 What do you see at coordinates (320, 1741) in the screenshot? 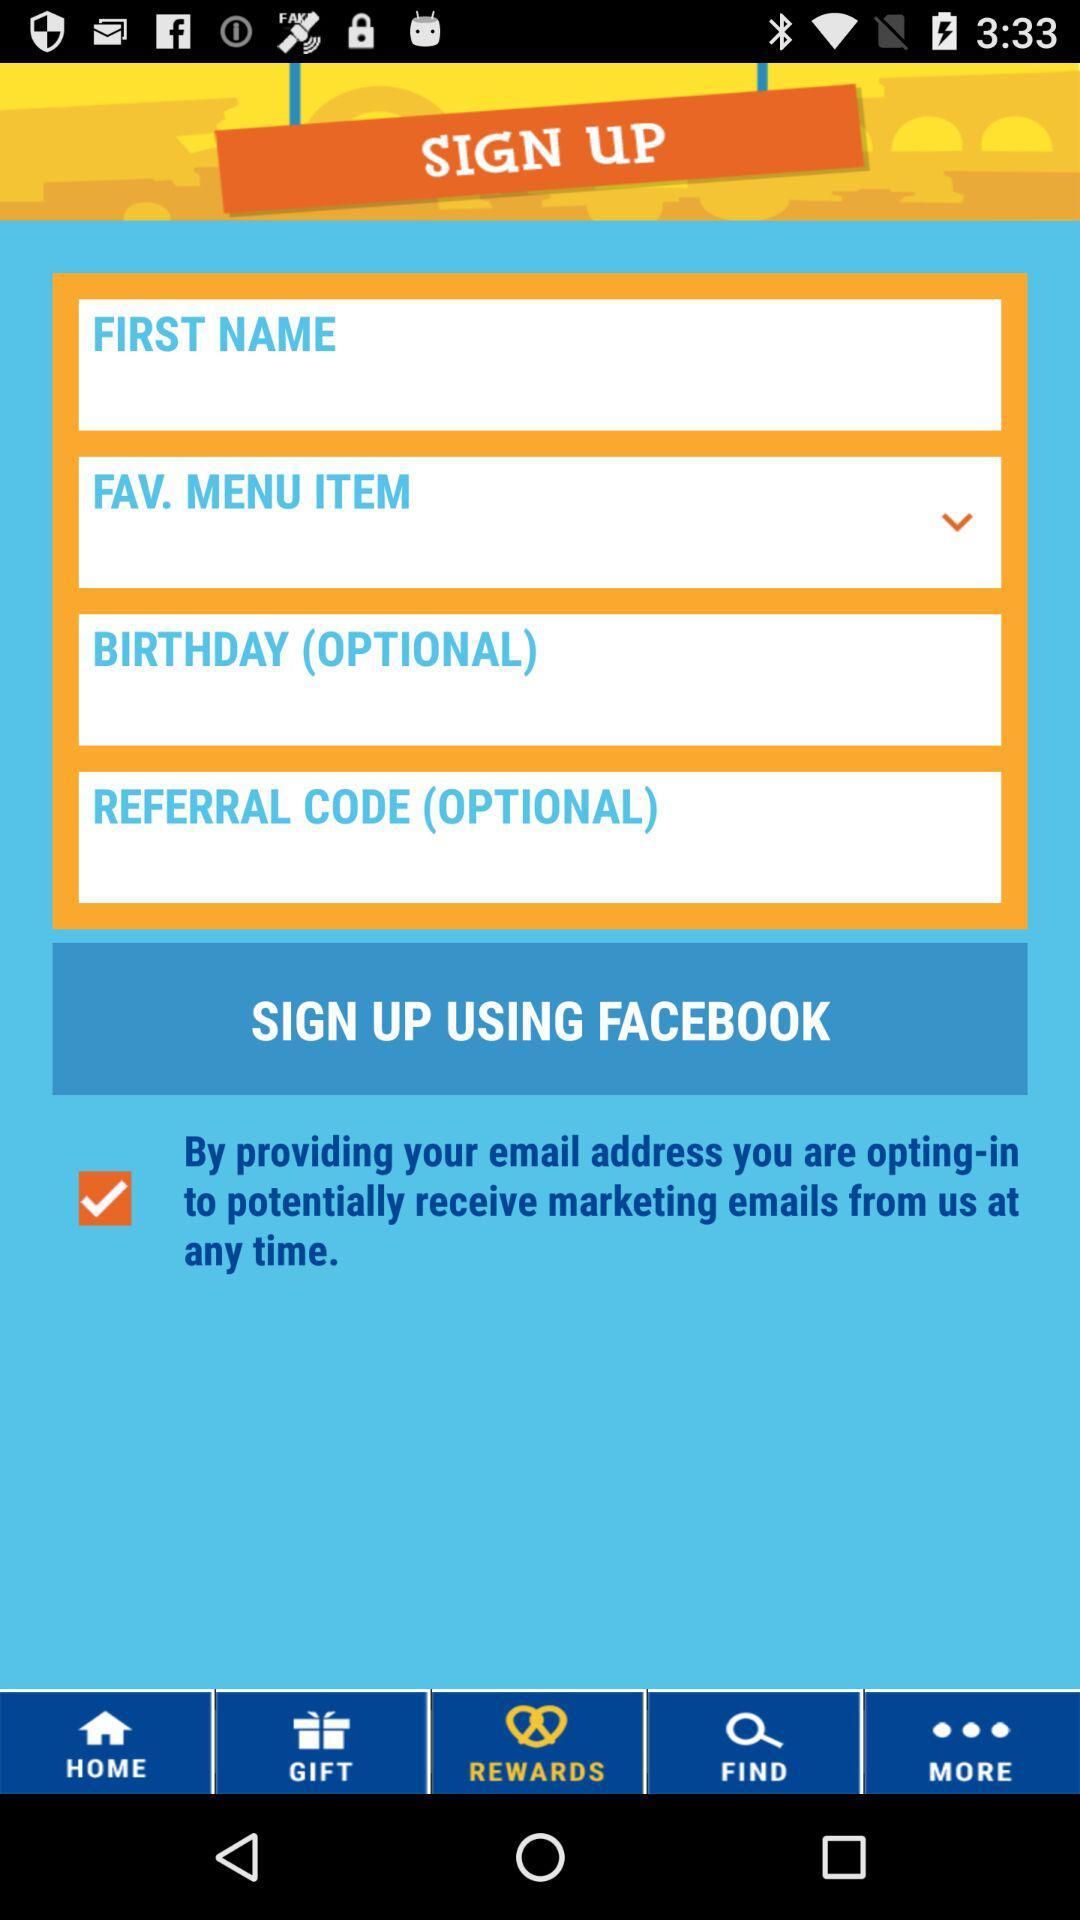
I see `the option right  side of home option` at bounding box center [320, 1741].